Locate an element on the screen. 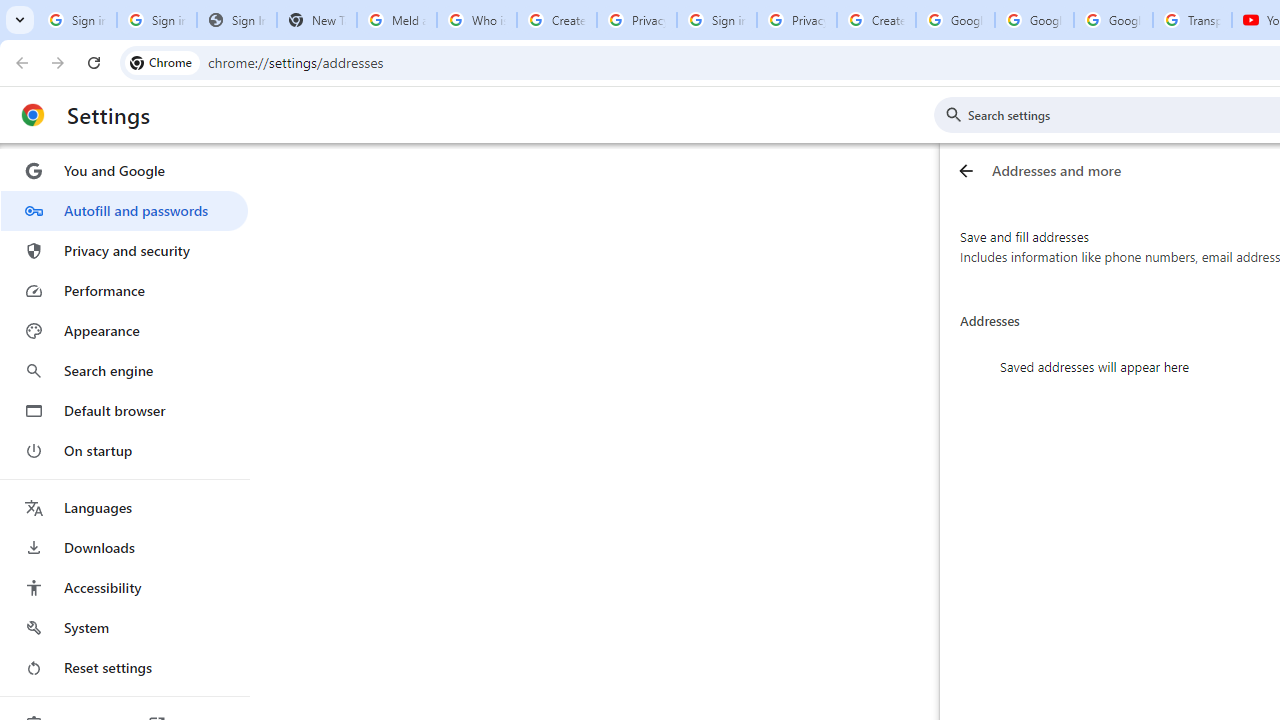  'Accessibility' is located at coordinates (123, 586).